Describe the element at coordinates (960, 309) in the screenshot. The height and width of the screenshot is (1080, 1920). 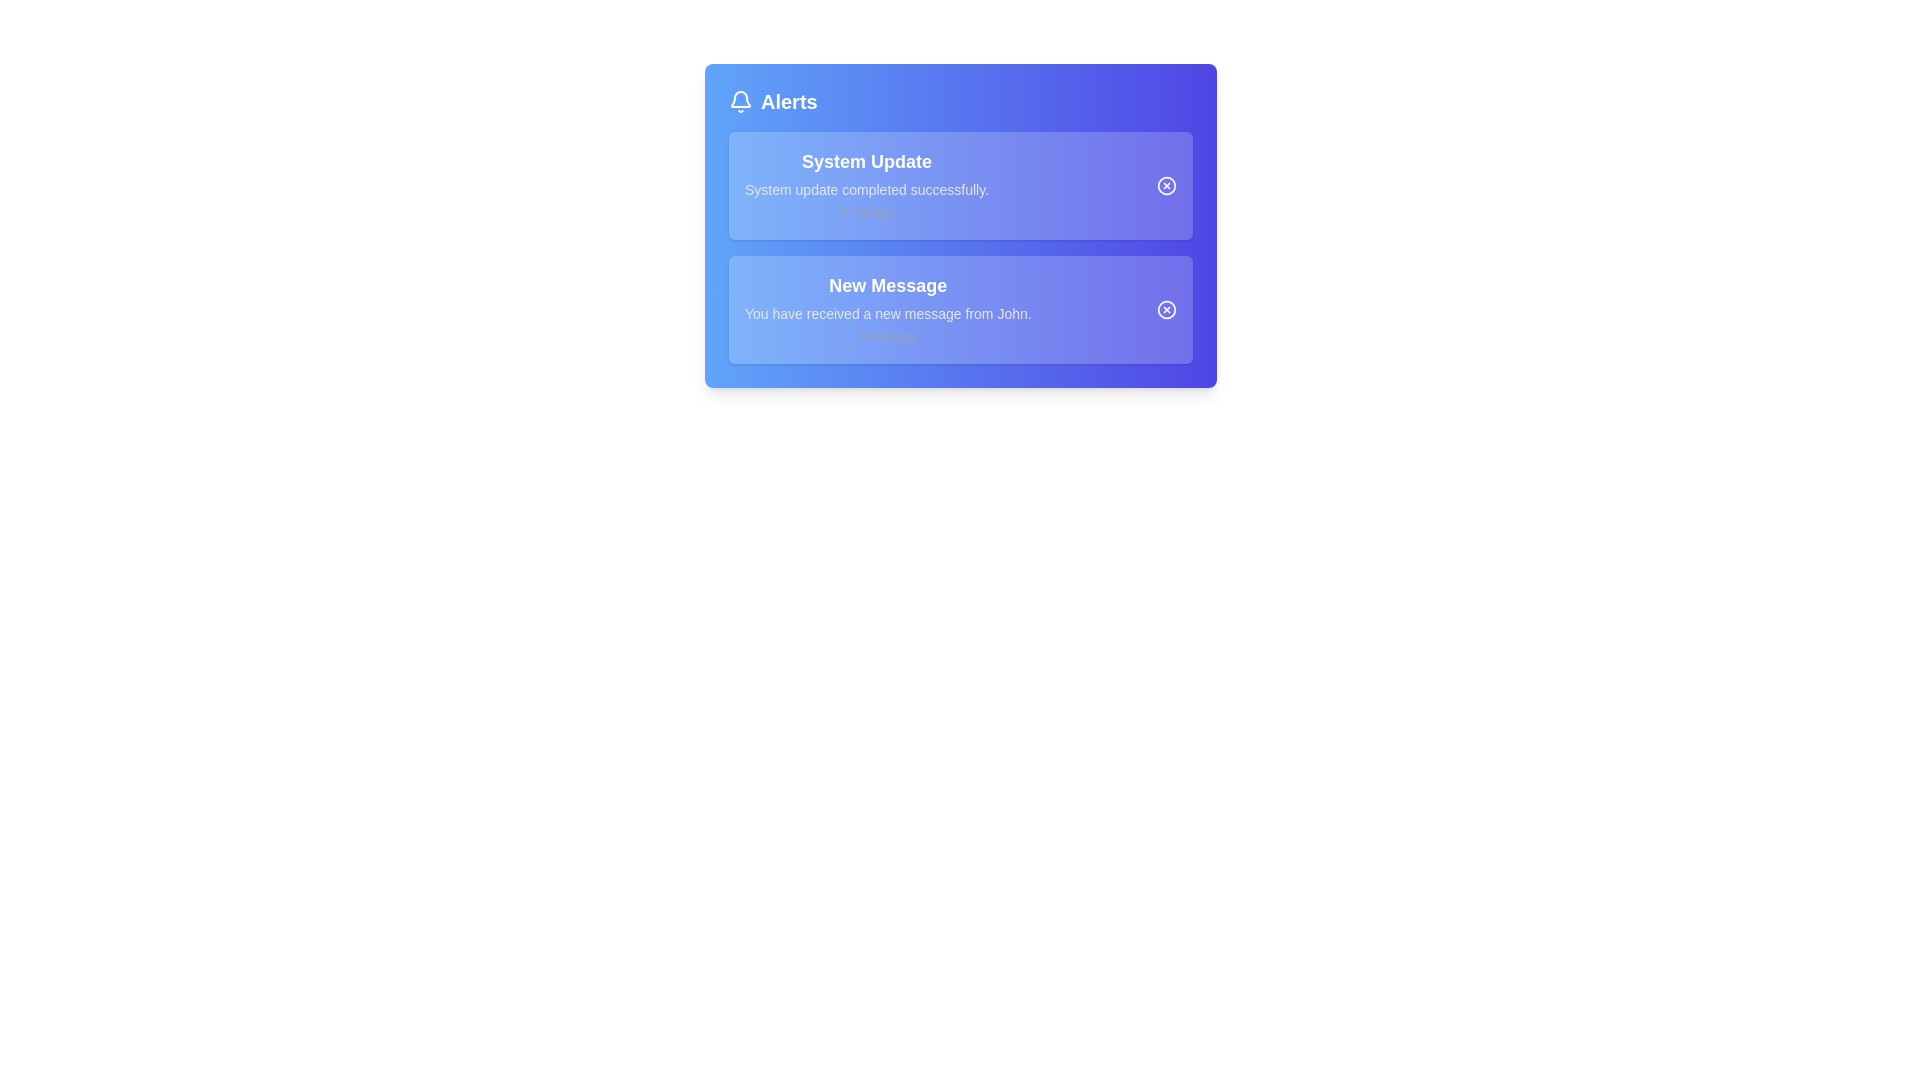
I see `the Notification Card displaying the most recent message notification in the second notification slot of the Alerts section` at that location.